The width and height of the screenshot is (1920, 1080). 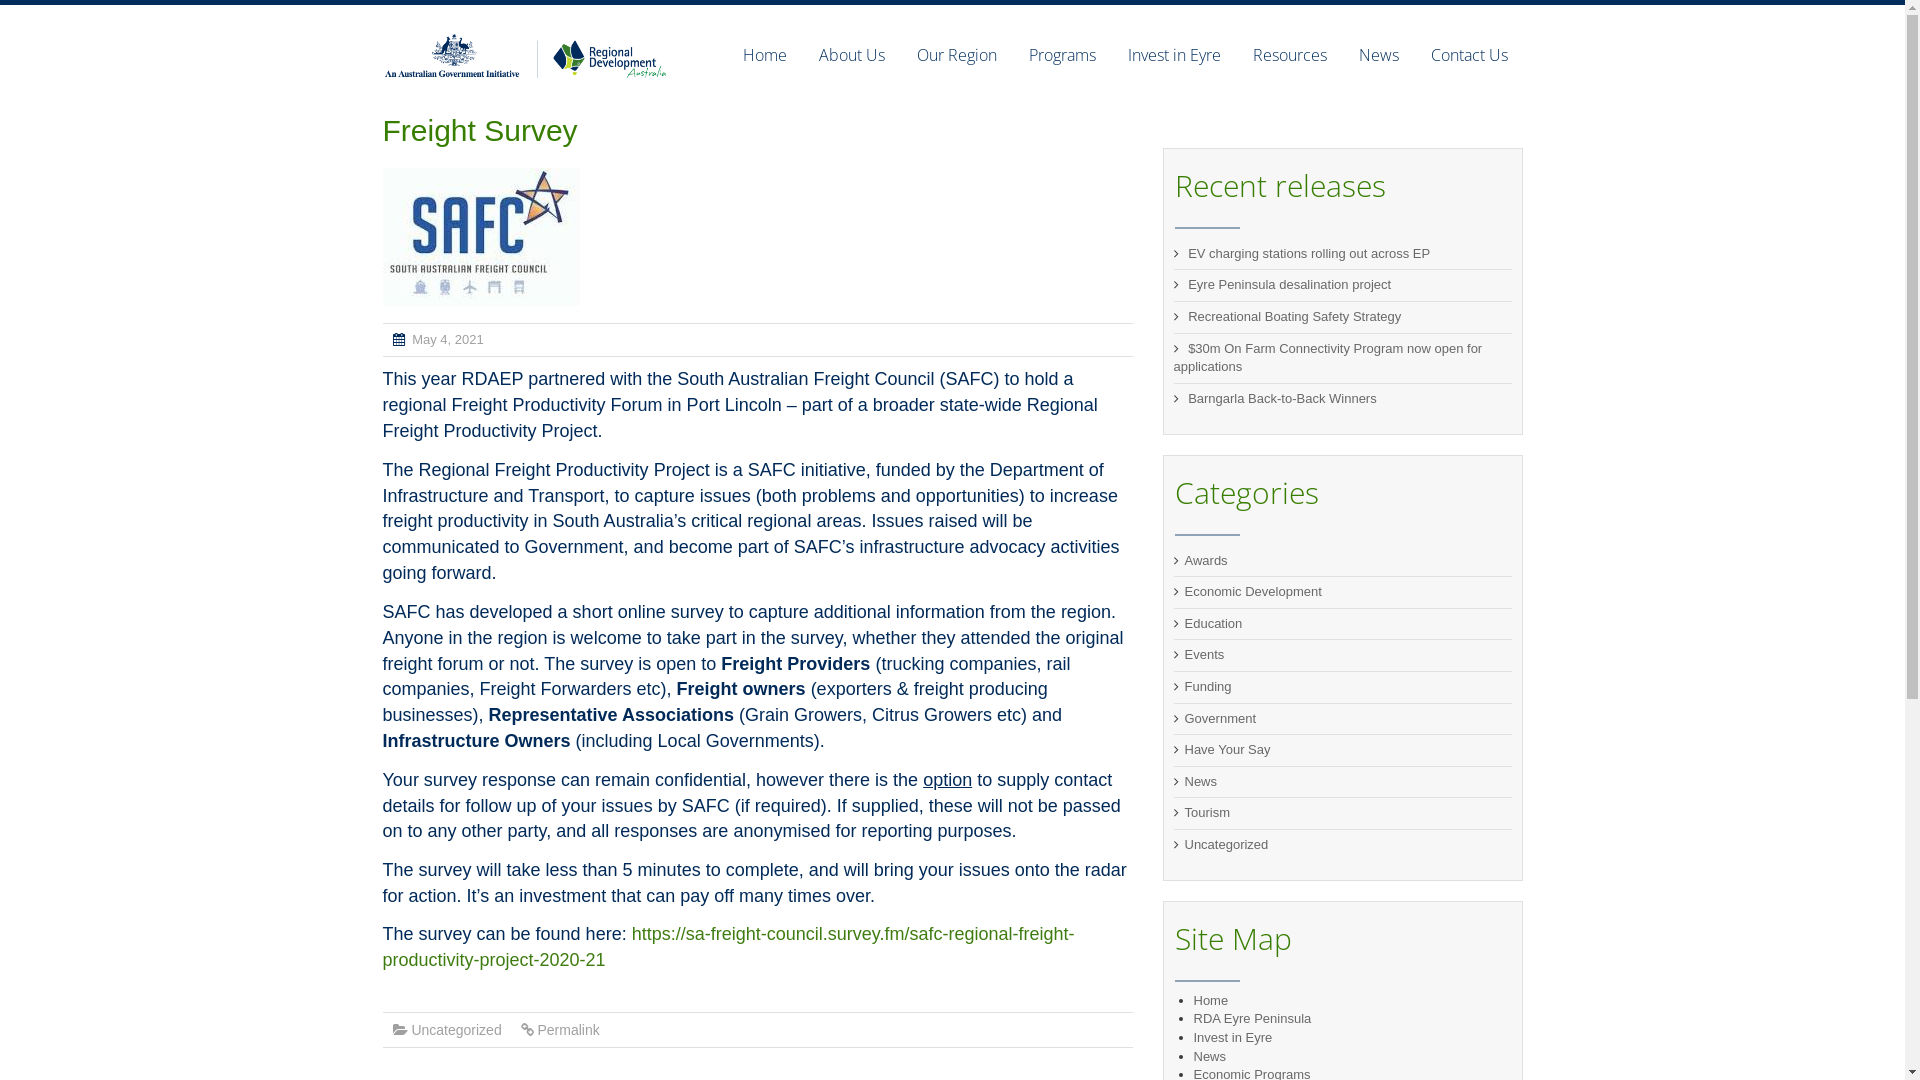 What do you see at coordinates (1328, 357) in the screenshot?
I see `'$30m On Farm Connectivity Program now open for applications'` at bounding box center [1328, 357].